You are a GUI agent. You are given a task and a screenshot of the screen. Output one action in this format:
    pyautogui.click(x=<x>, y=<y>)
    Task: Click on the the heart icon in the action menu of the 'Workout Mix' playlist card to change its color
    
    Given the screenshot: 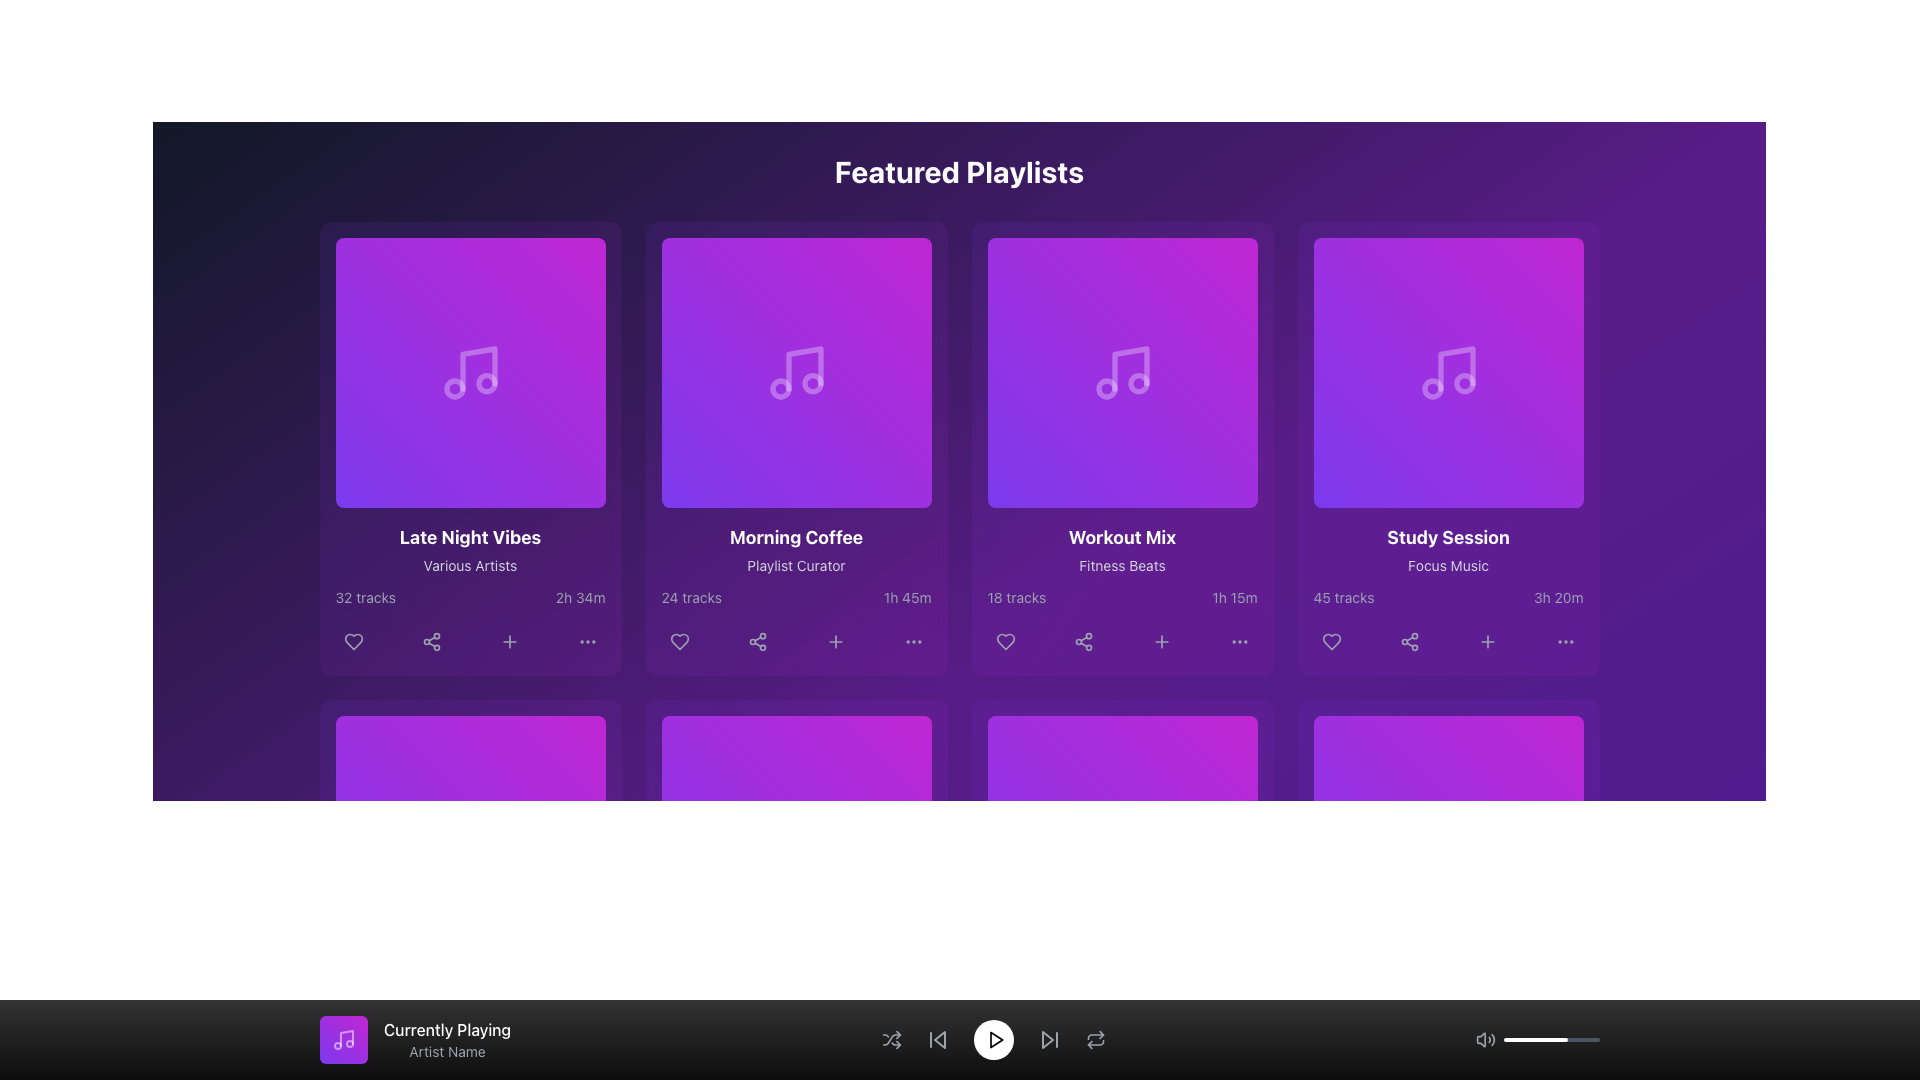 What is the action you would take?
    pyautogui.click(x=1005, y=641)
    